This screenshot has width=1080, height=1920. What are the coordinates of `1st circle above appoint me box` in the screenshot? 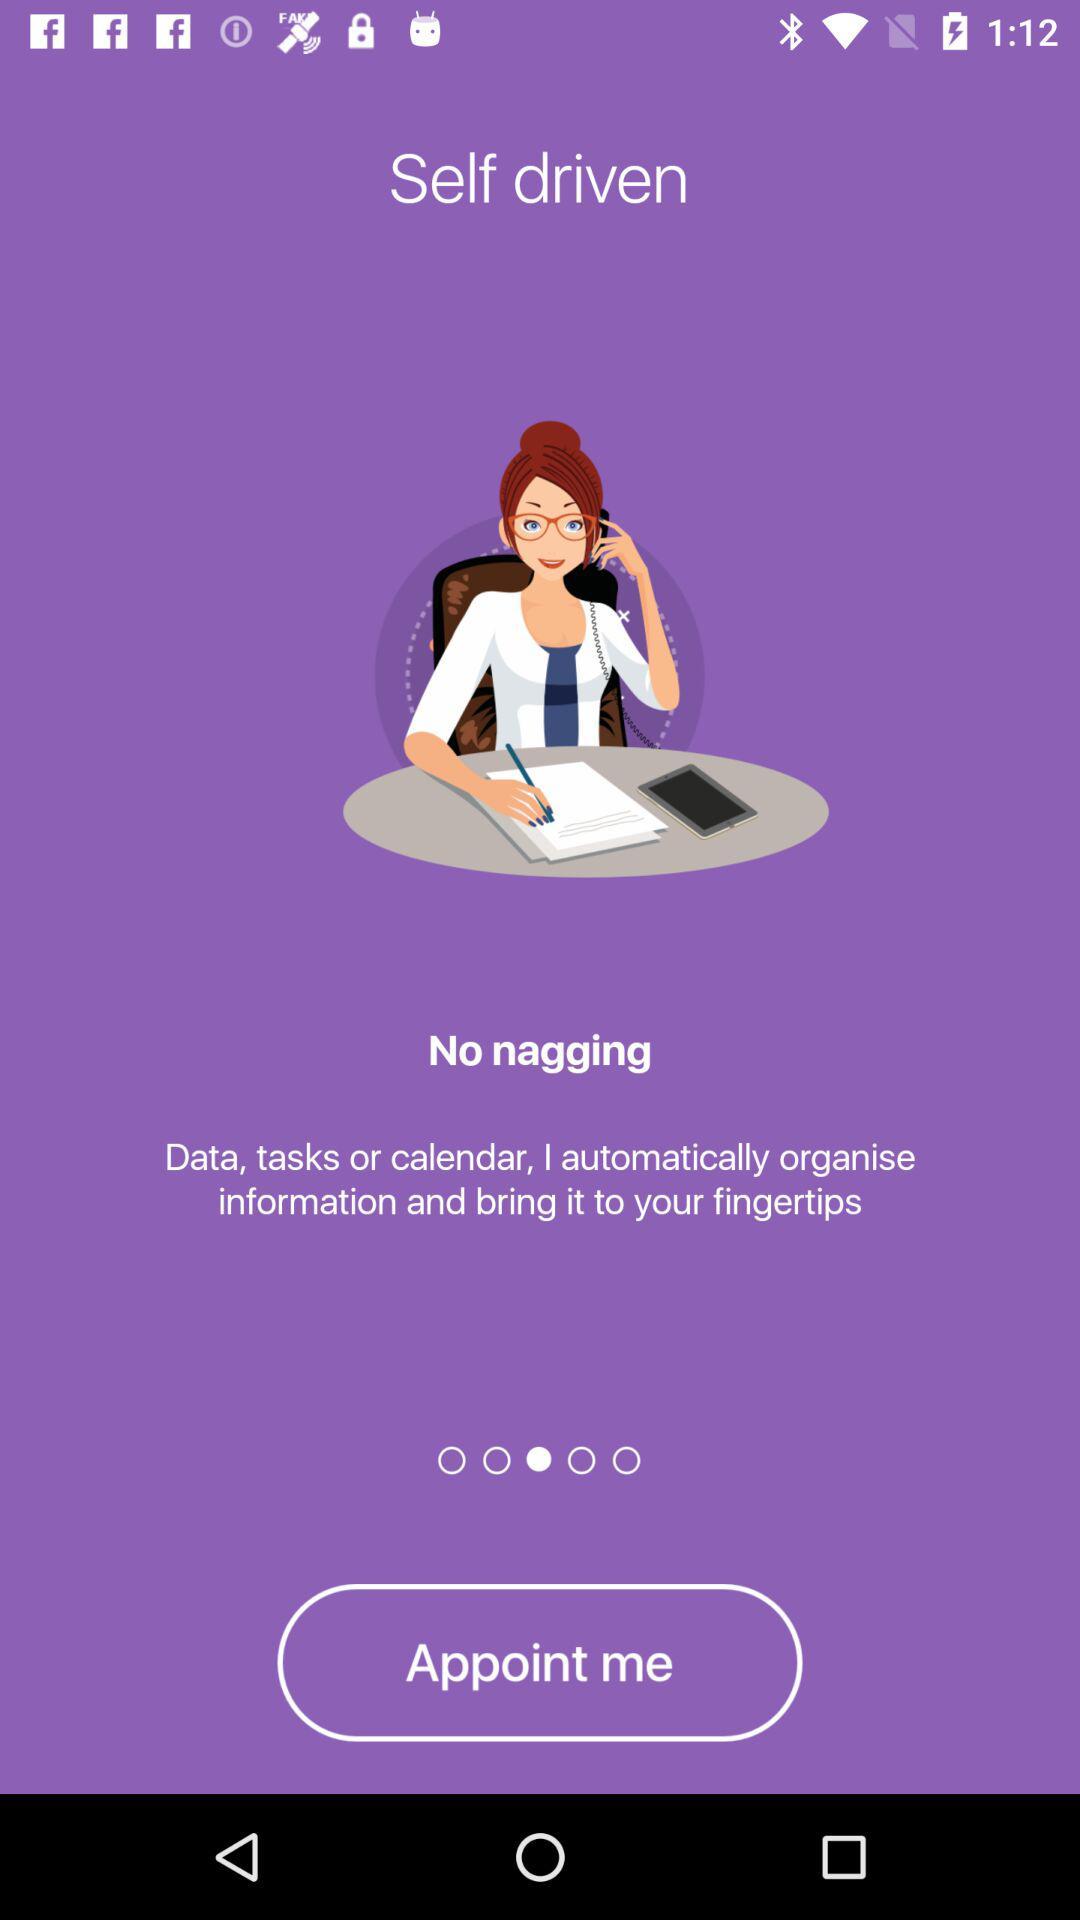 It's located at (452, 1459).